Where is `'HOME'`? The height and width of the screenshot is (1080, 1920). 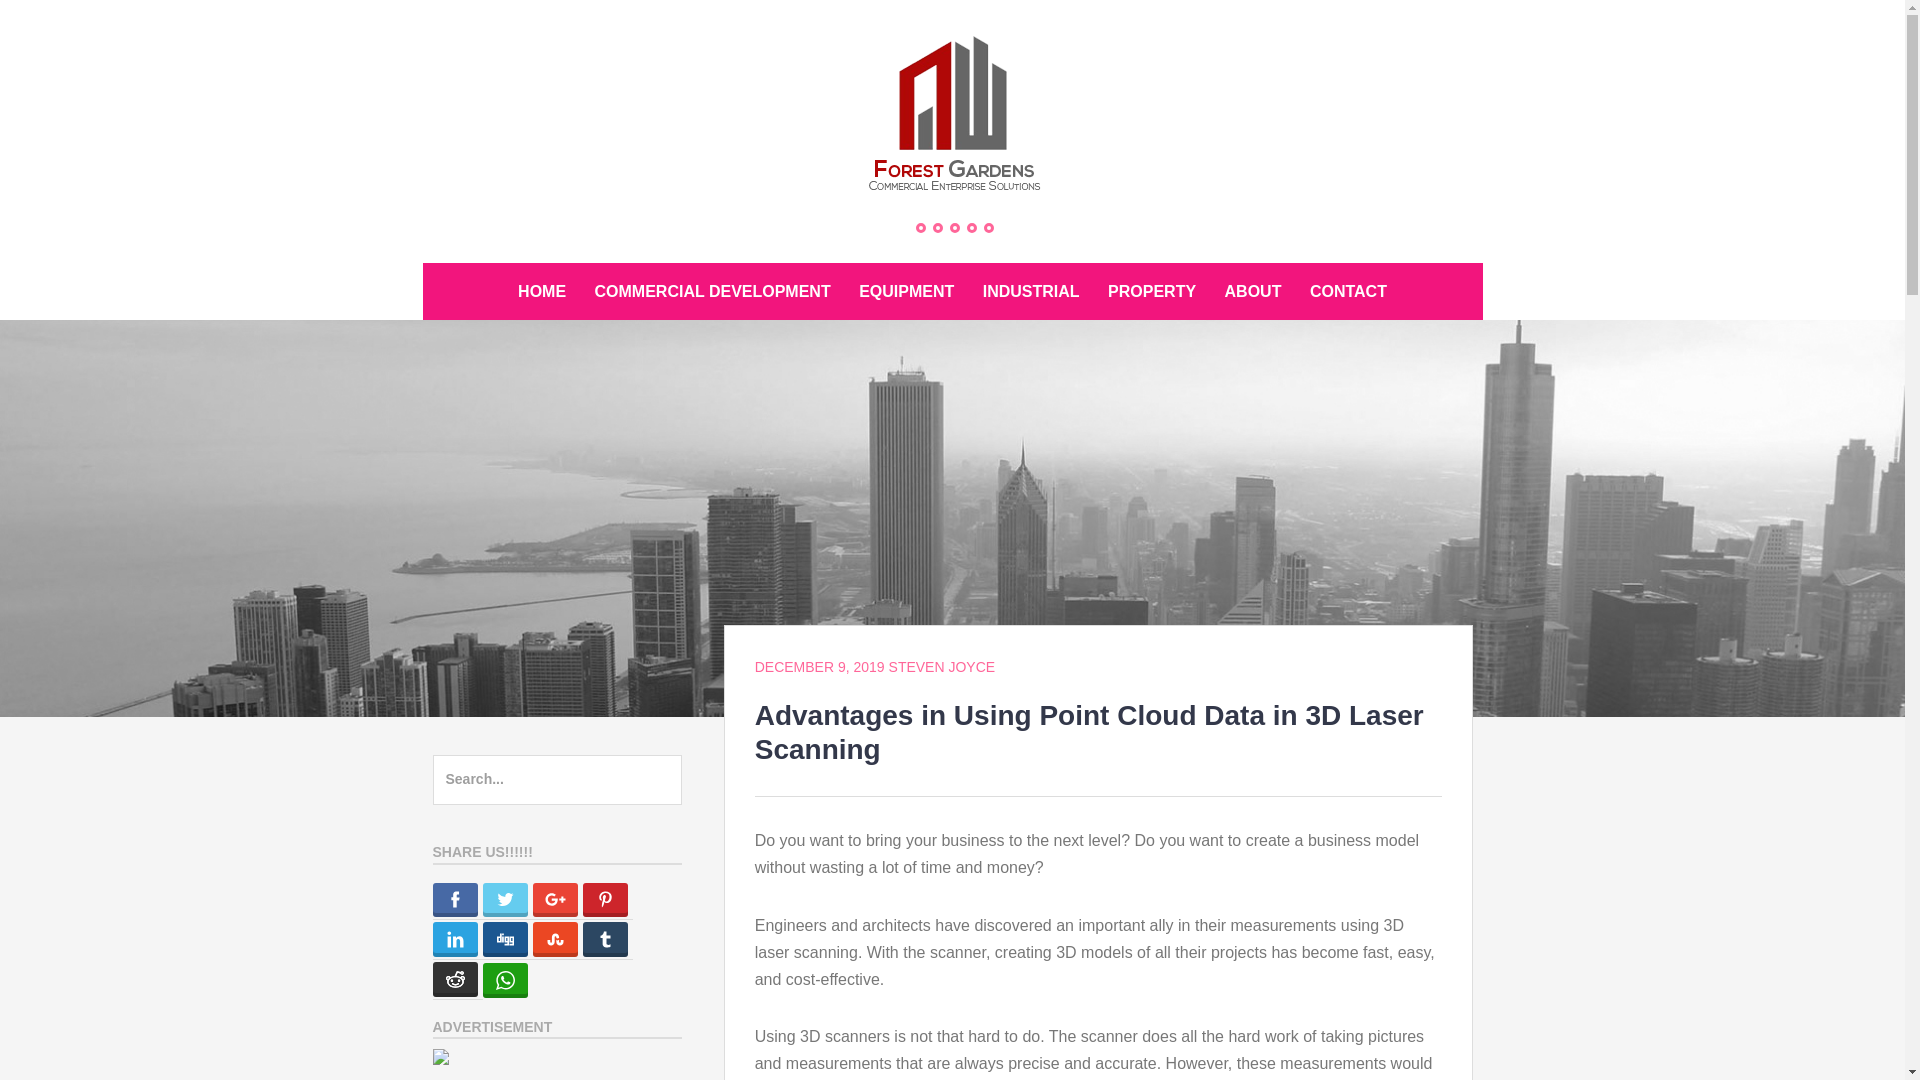
'HOME' is located at coordinates (542, 291).